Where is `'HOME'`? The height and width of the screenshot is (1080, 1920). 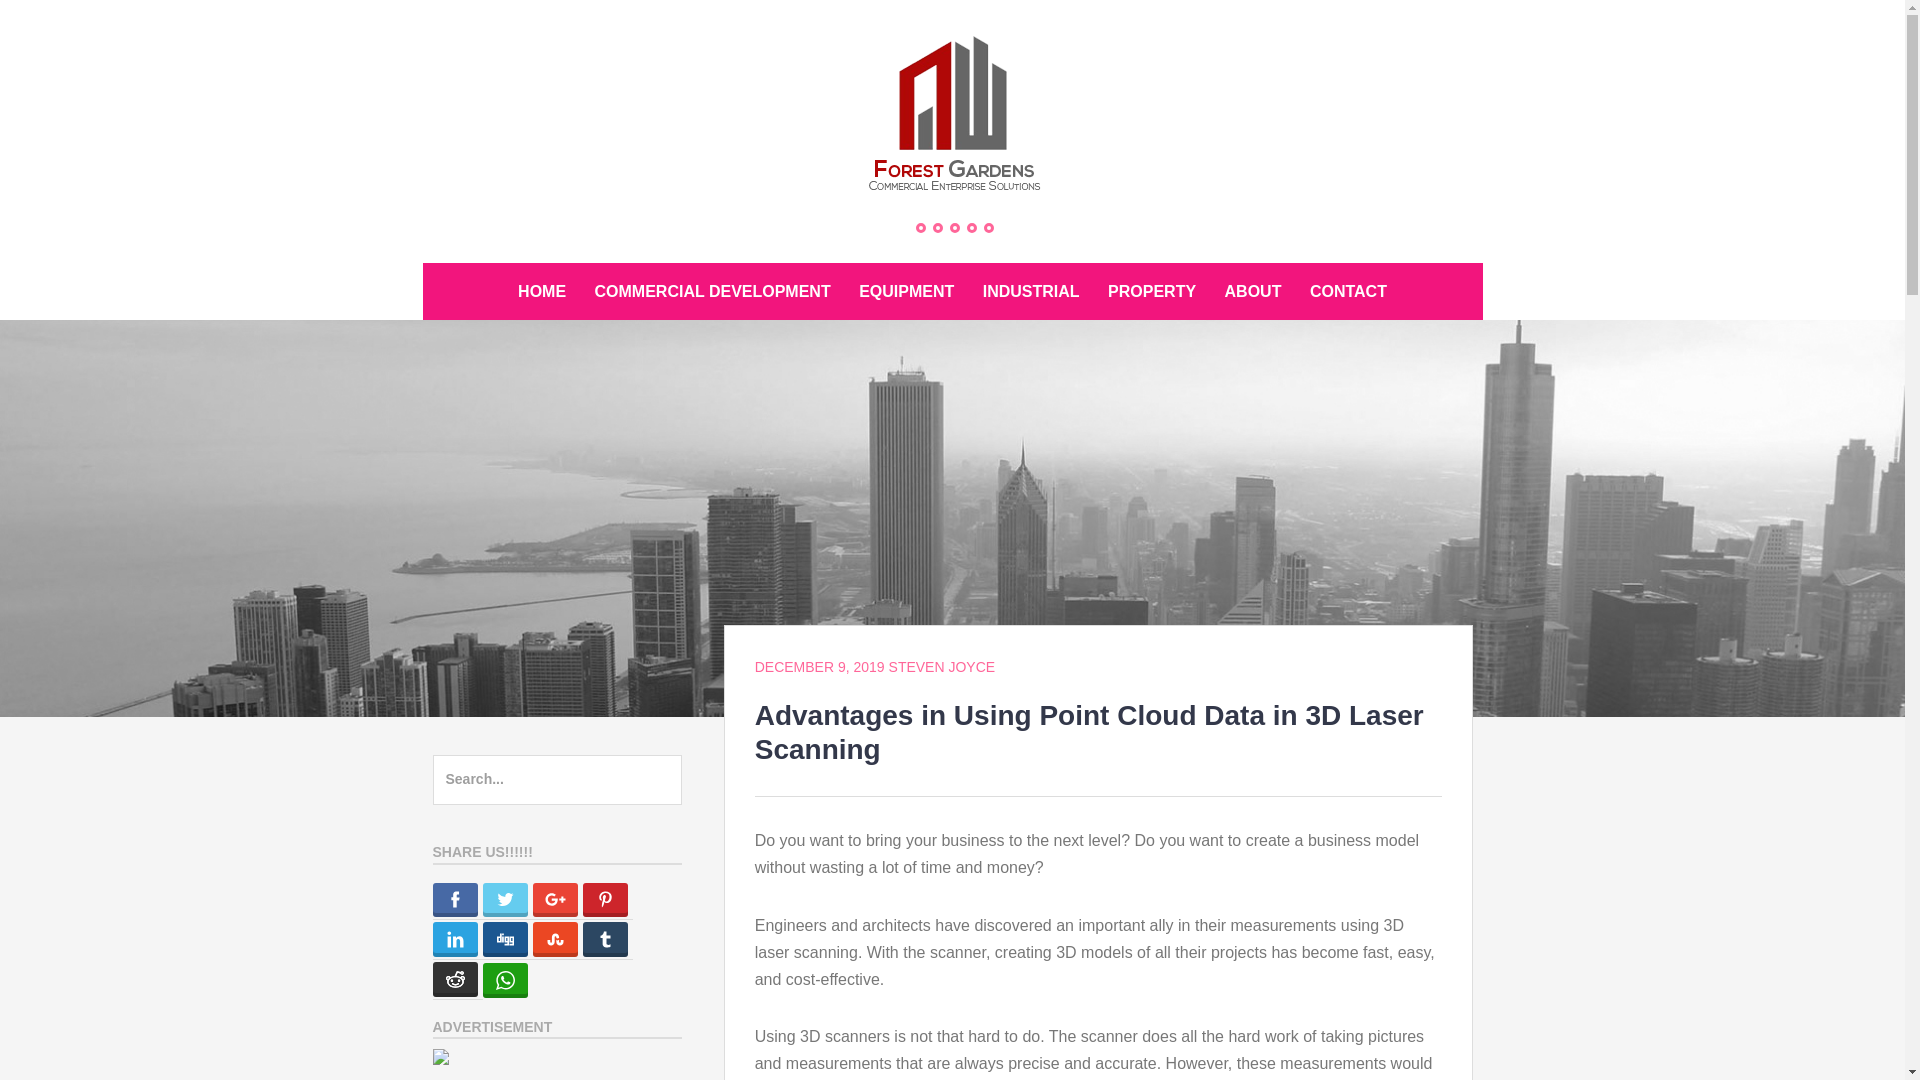
'HOME' is located at coordinates (542, 291).